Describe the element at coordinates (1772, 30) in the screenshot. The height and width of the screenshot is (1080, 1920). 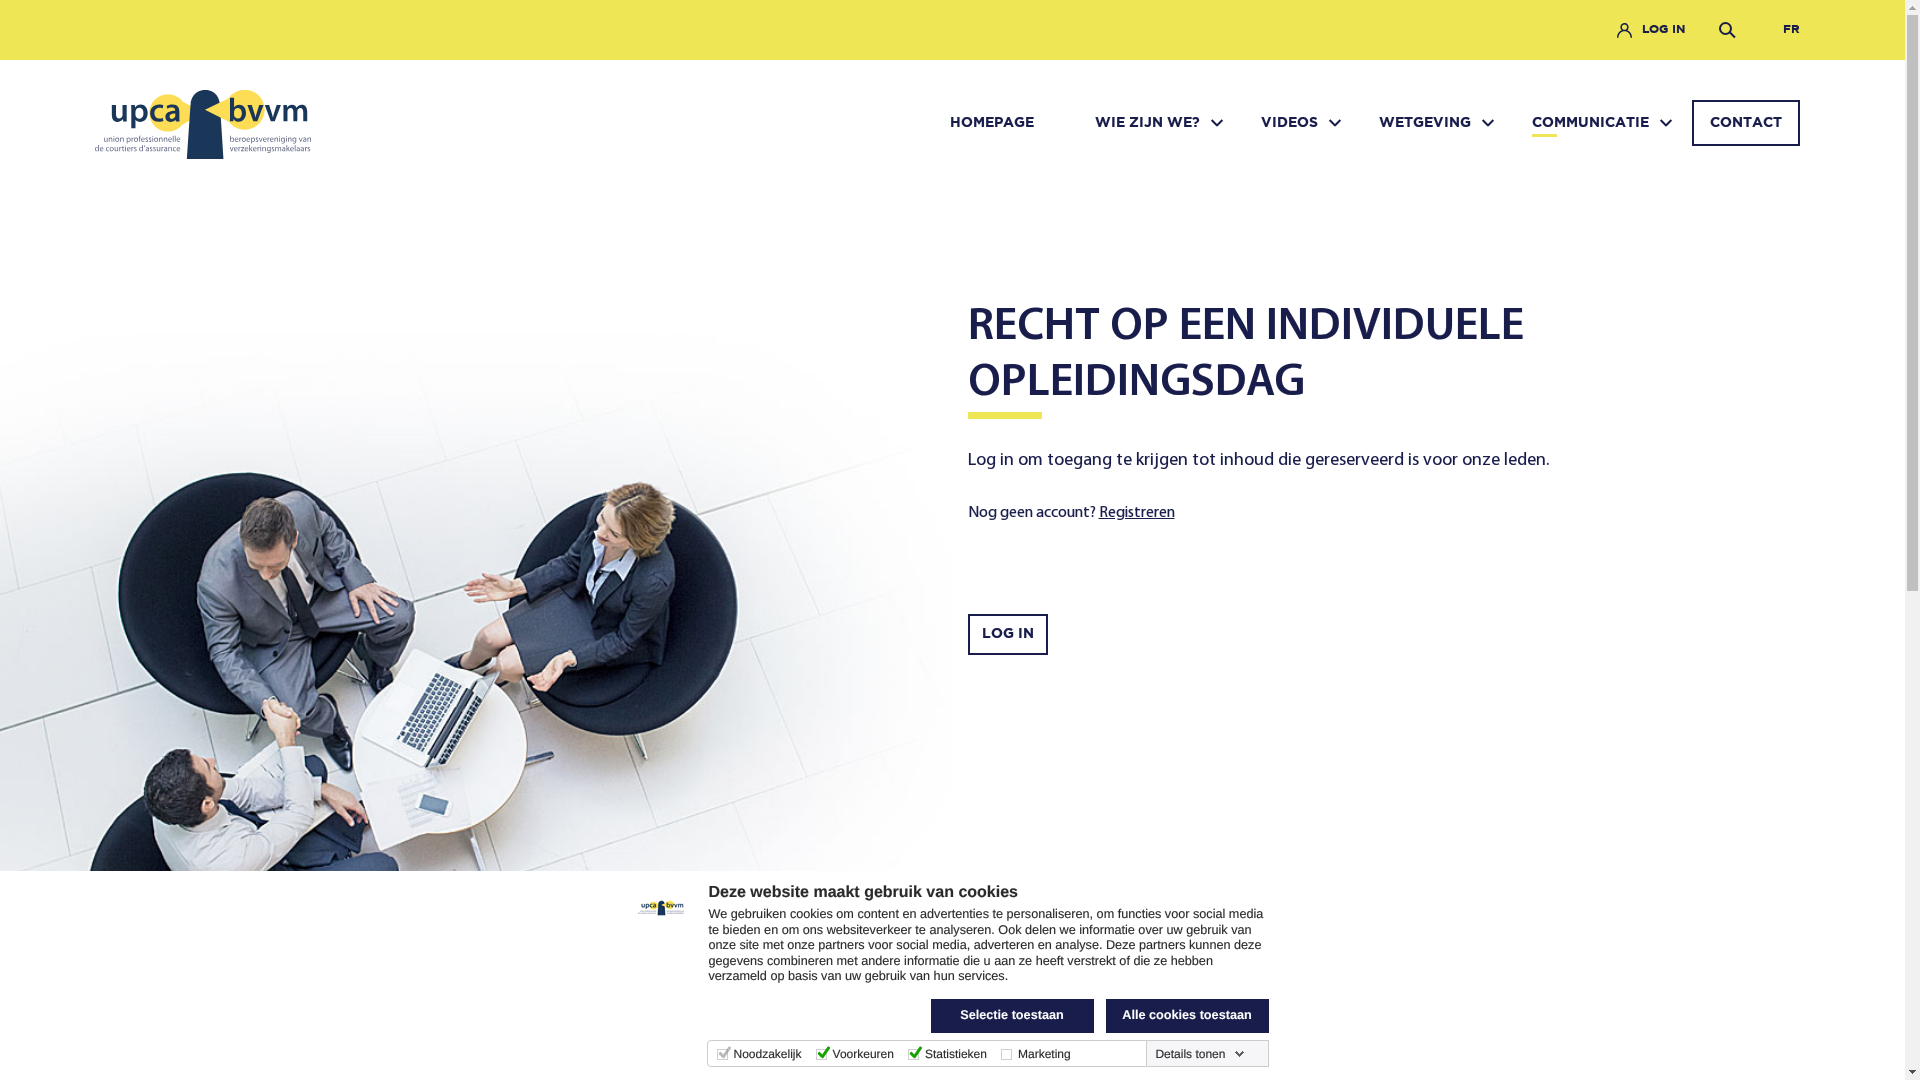
I see `'FR'` at that location.